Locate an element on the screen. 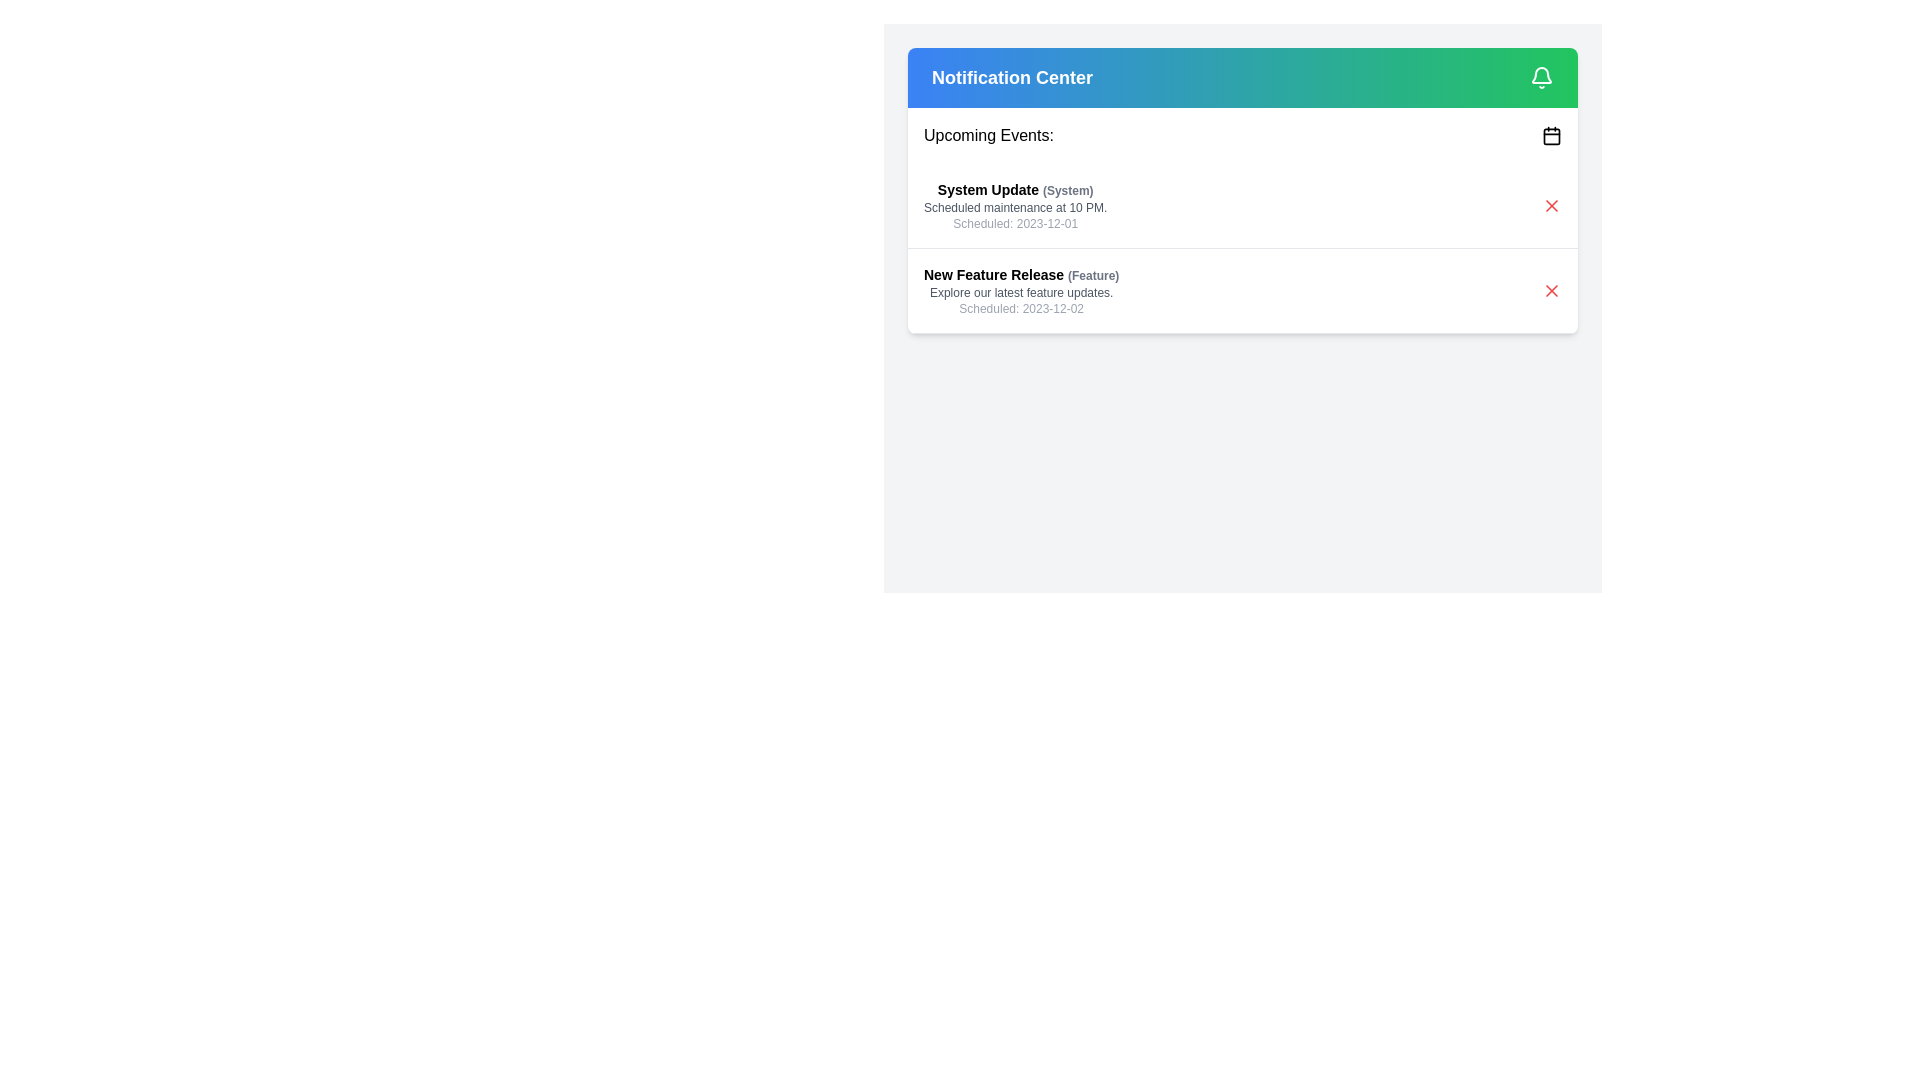 This screenshot has height=1080, width=1920. text located in the second line of the first notification entry, which provides critical details about the timing of scheduled maintenance, found below the bold title 'System Update (System)' is located at coordinates (1015, 208).